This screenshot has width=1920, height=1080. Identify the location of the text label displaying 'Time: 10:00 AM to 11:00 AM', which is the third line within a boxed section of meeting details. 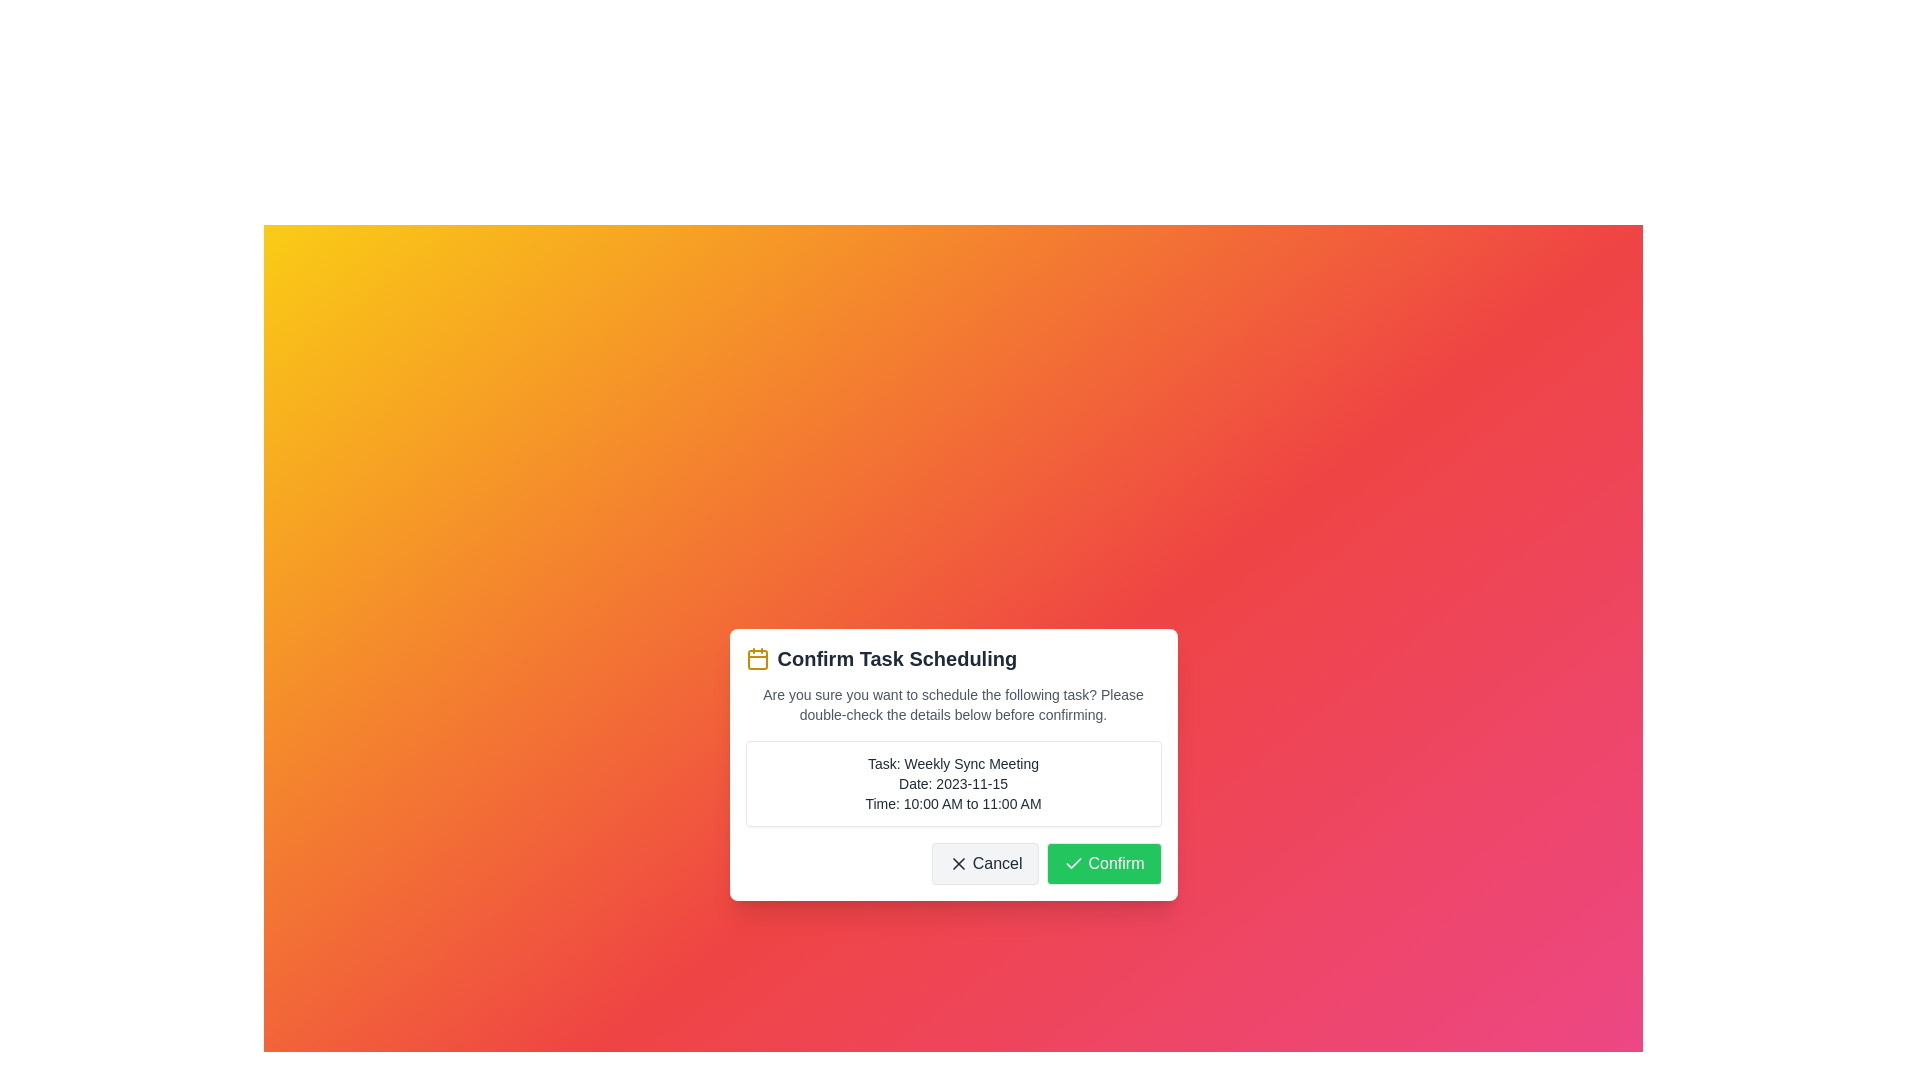
(952, 802).